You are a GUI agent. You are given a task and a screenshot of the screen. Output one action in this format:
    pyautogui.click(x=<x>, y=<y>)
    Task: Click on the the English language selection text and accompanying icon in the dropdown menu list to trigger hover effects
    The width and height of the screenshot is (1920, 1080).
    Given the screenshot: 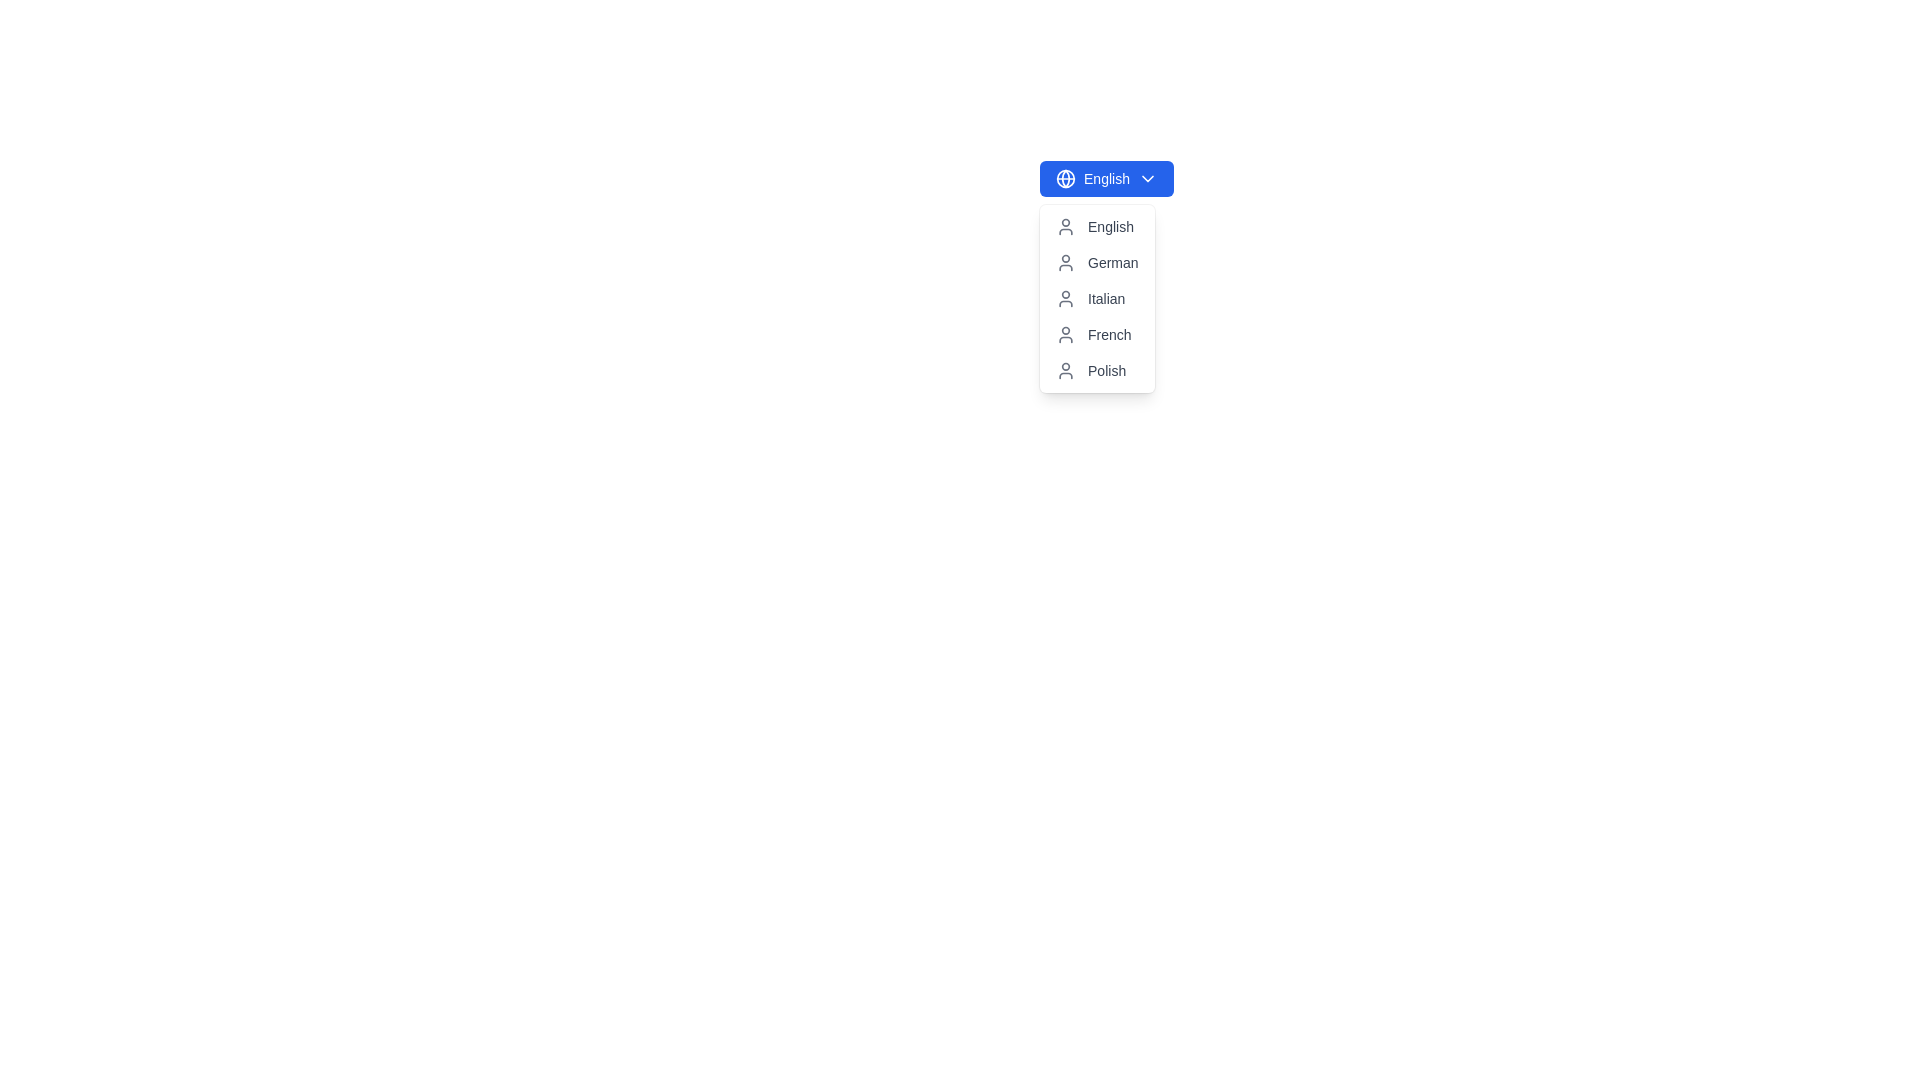 What is the action you would take?
    pyautogui.click(x=1096, y=226)
    